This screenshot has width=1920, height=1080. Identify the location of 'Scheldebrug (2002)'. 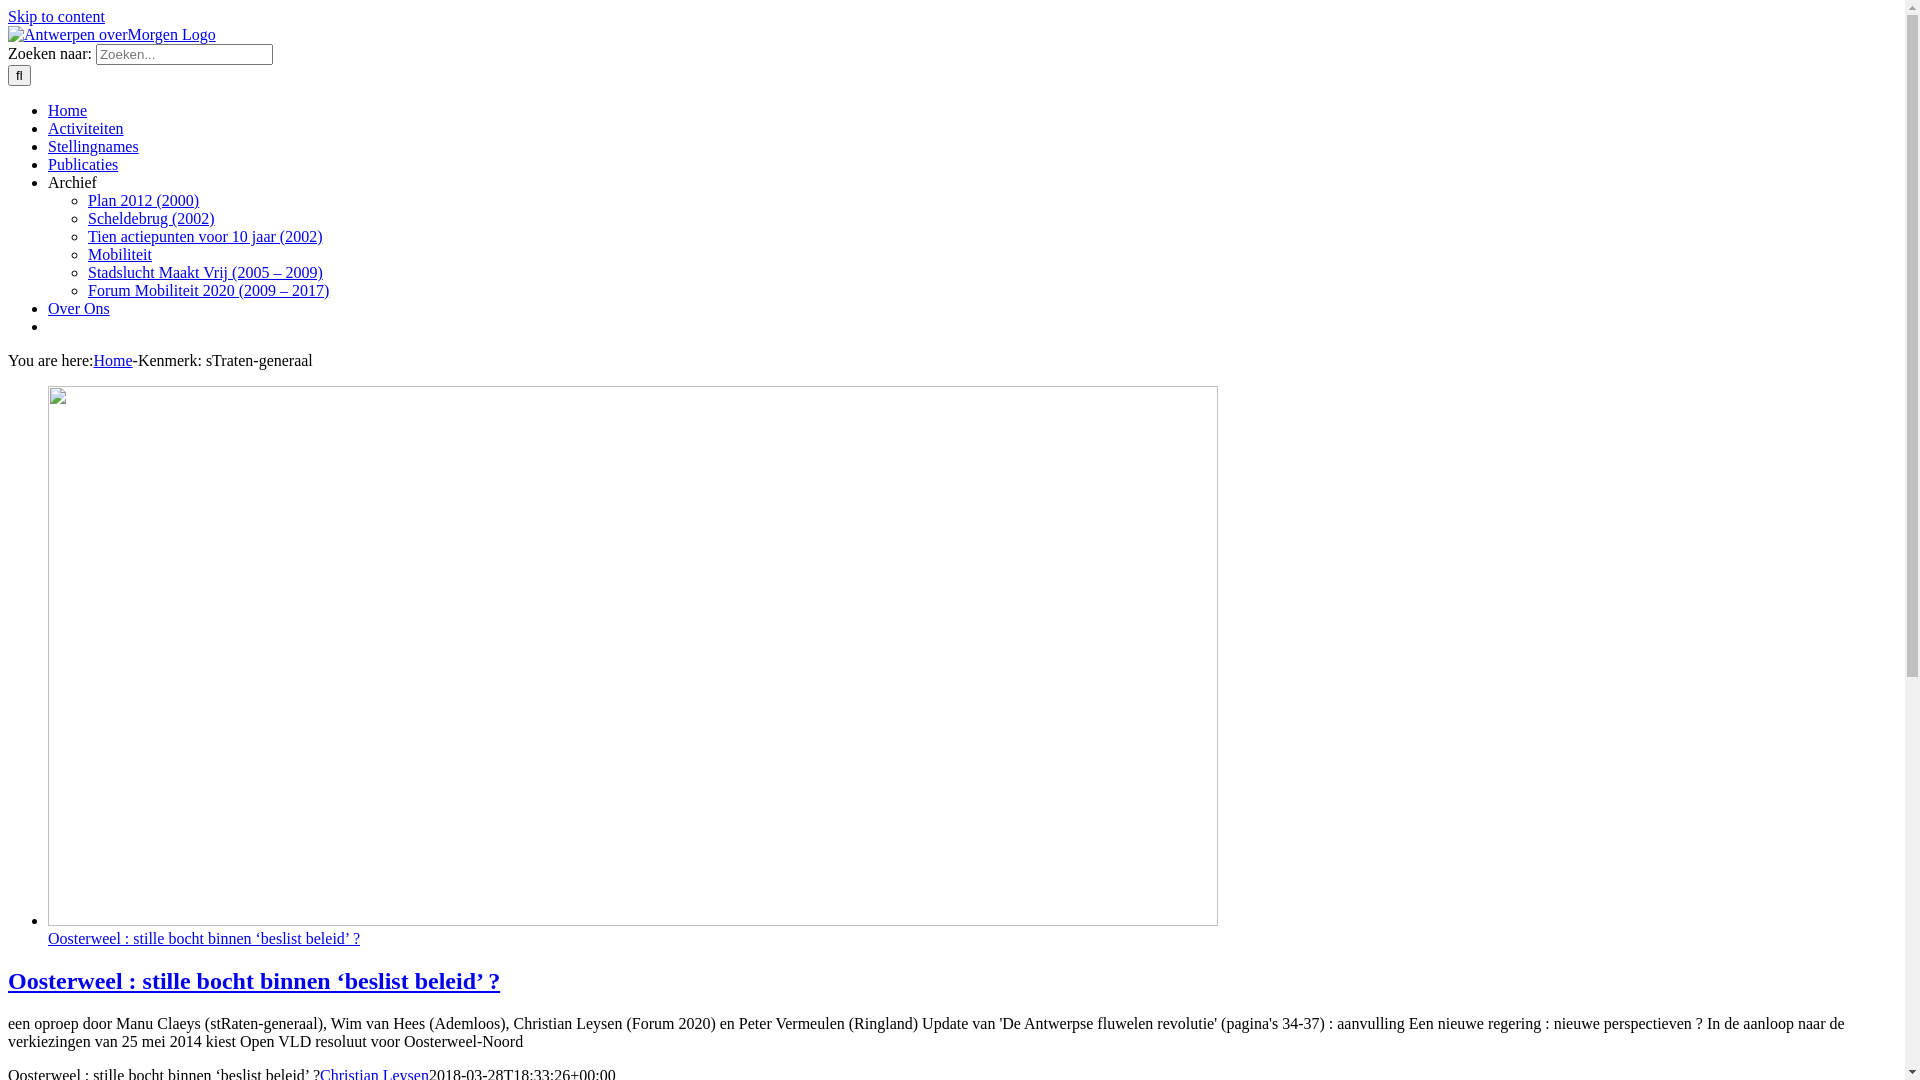
(150, 218).